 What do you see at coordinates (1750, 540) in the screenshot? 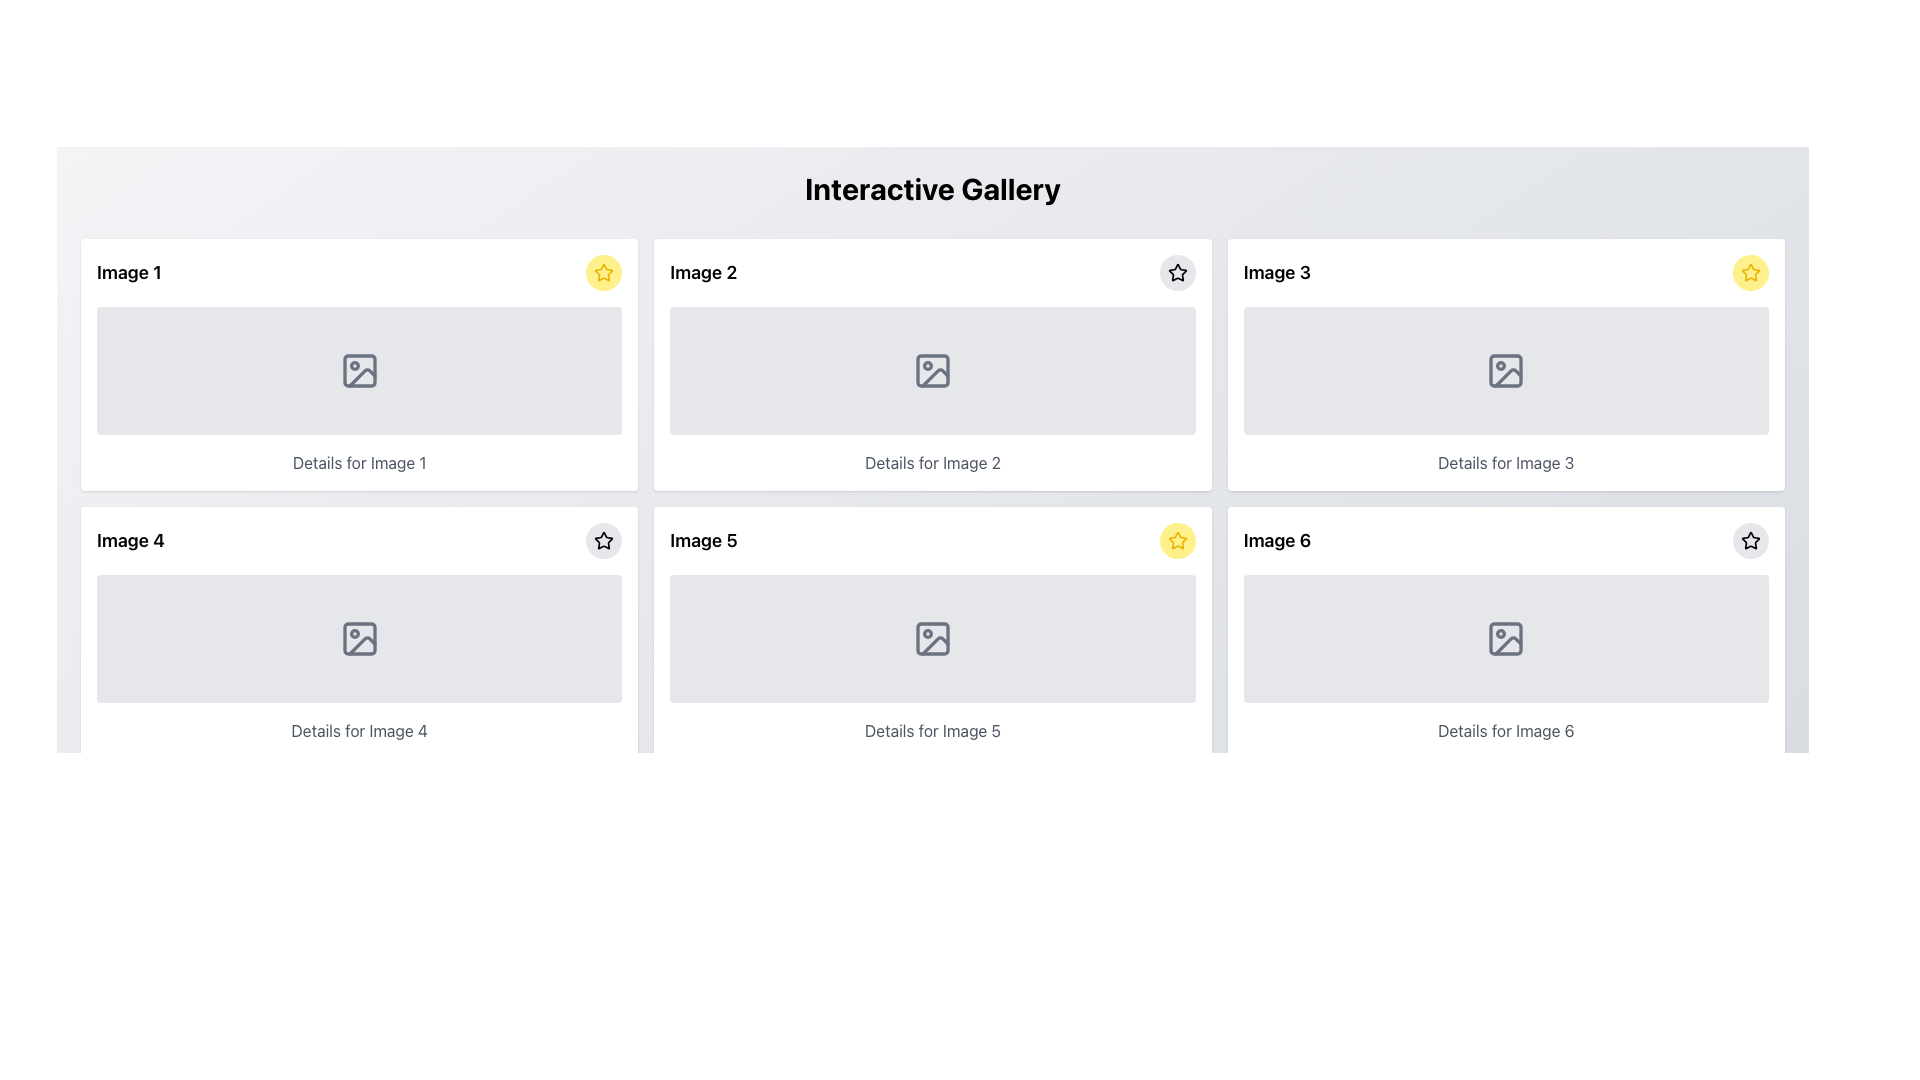
I see `the star icon button located at the top-right corner of the card labeled 'Image 6', which serves as a bookmarking function` at bounding box center [1750, 540].